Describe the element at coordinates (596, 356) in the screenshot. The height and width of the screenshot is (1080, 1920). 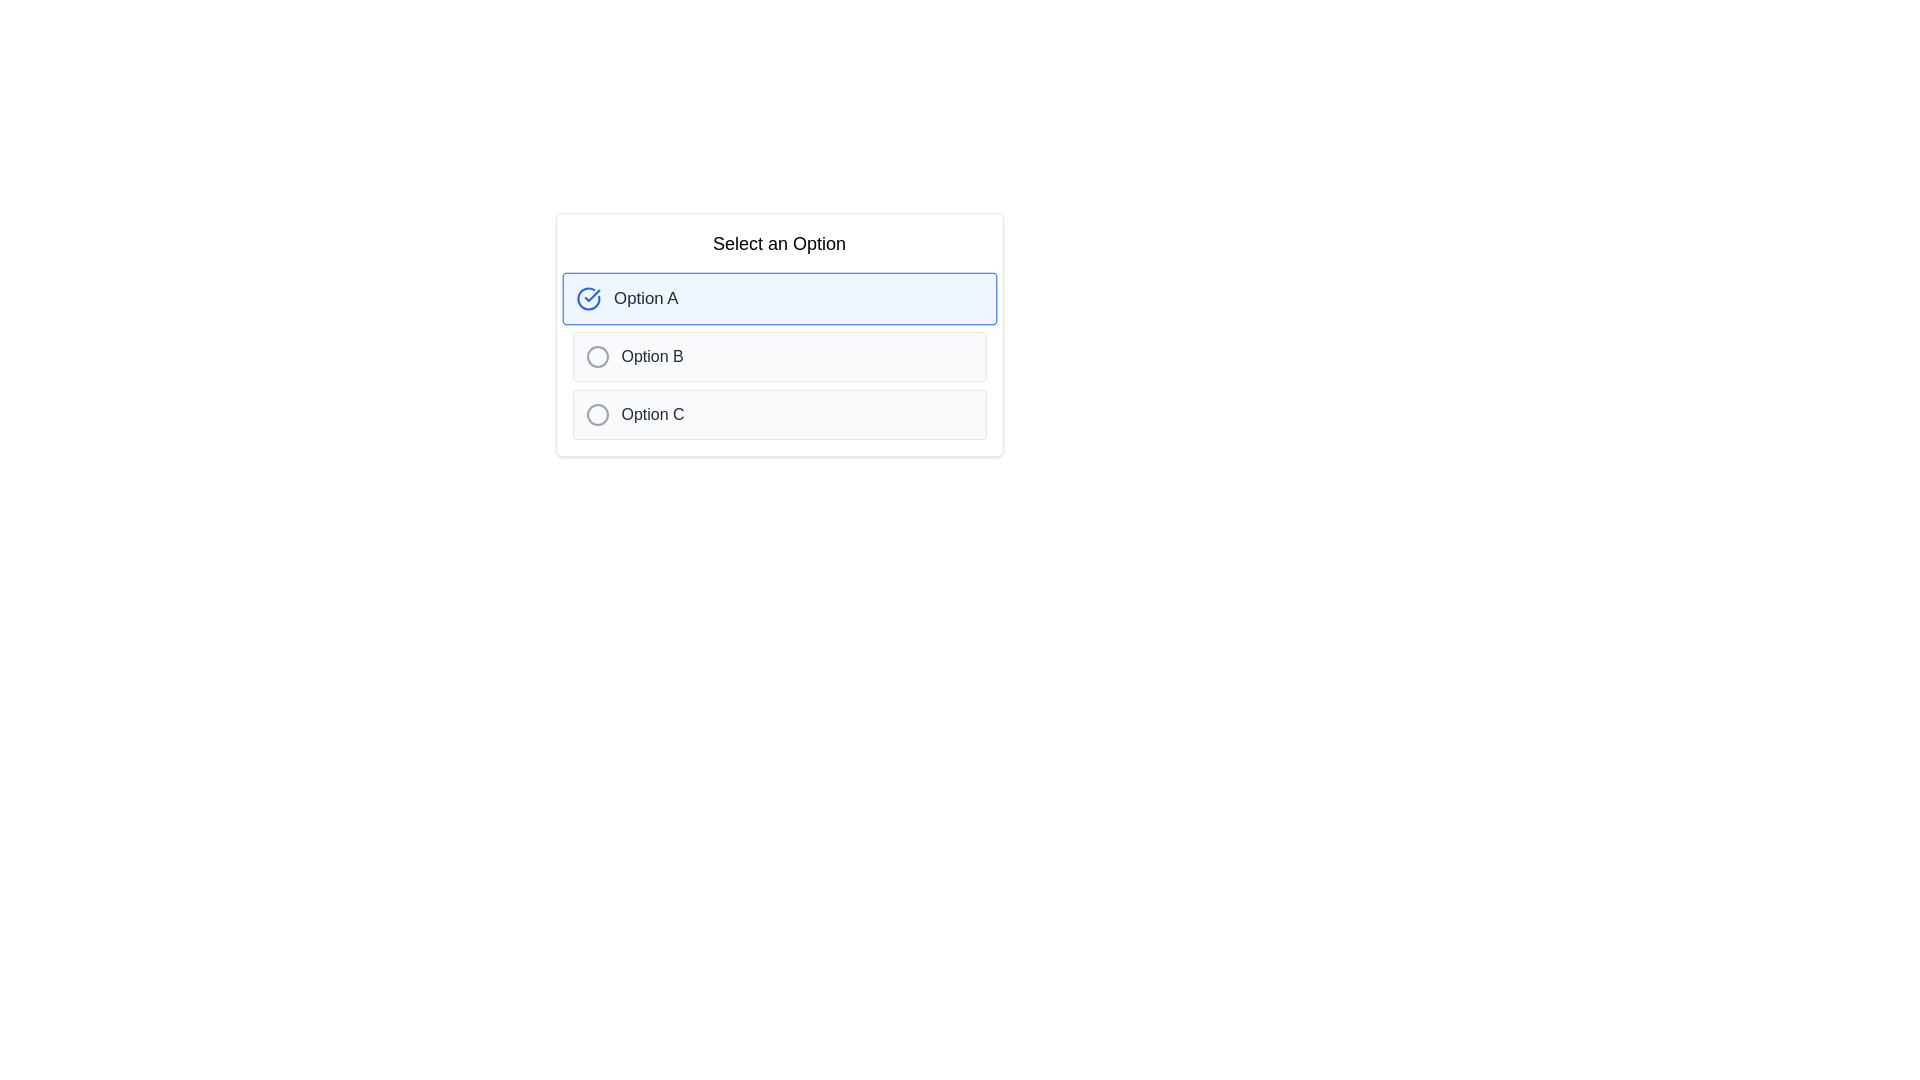
I see `the Circle graphical element representing the radio button for 'Option B'` at that location.